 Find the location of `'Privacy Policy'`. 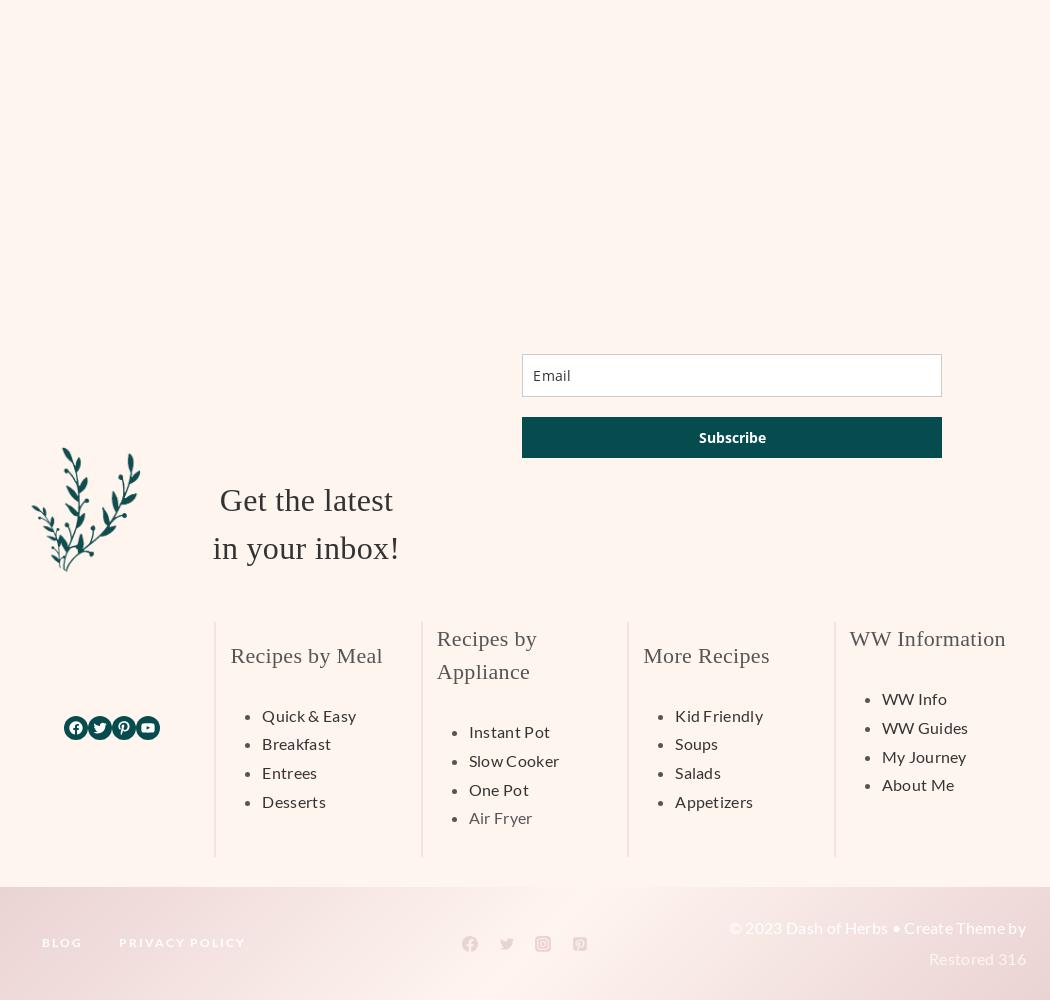

'Privacy Policy' is located at coordinates (182, 941).